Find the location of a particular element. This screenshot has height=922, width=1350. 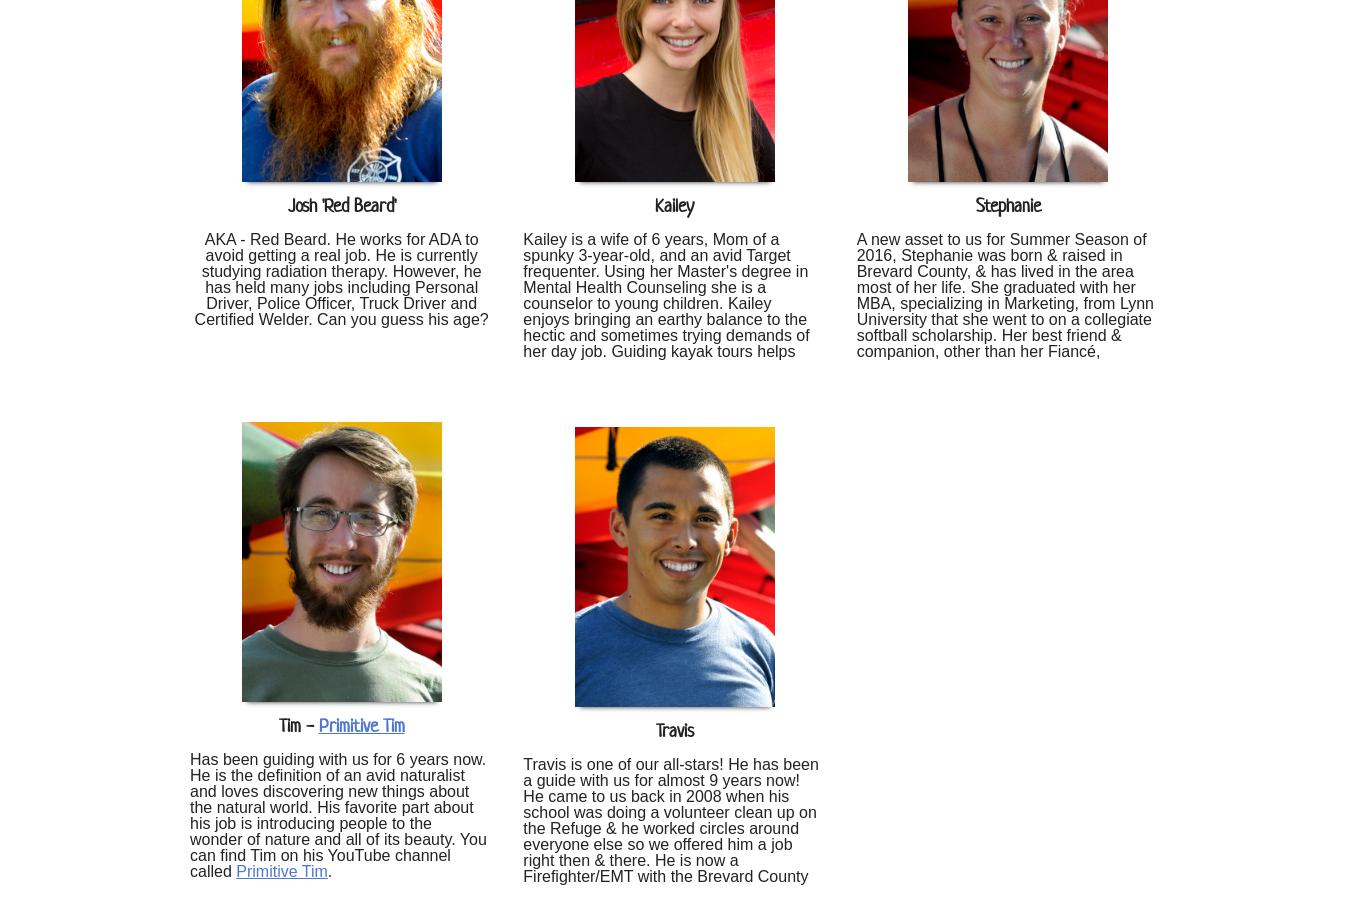

'AKA - Red Beard. He works for ADA to avoid getting a real job. He is currently studying radiation therapy. However, he has held many jobs including Personal Driver, Police Officer, Truck Driver and Certified Welder. Can you guess his age?' is located at coordinates (341, 277).